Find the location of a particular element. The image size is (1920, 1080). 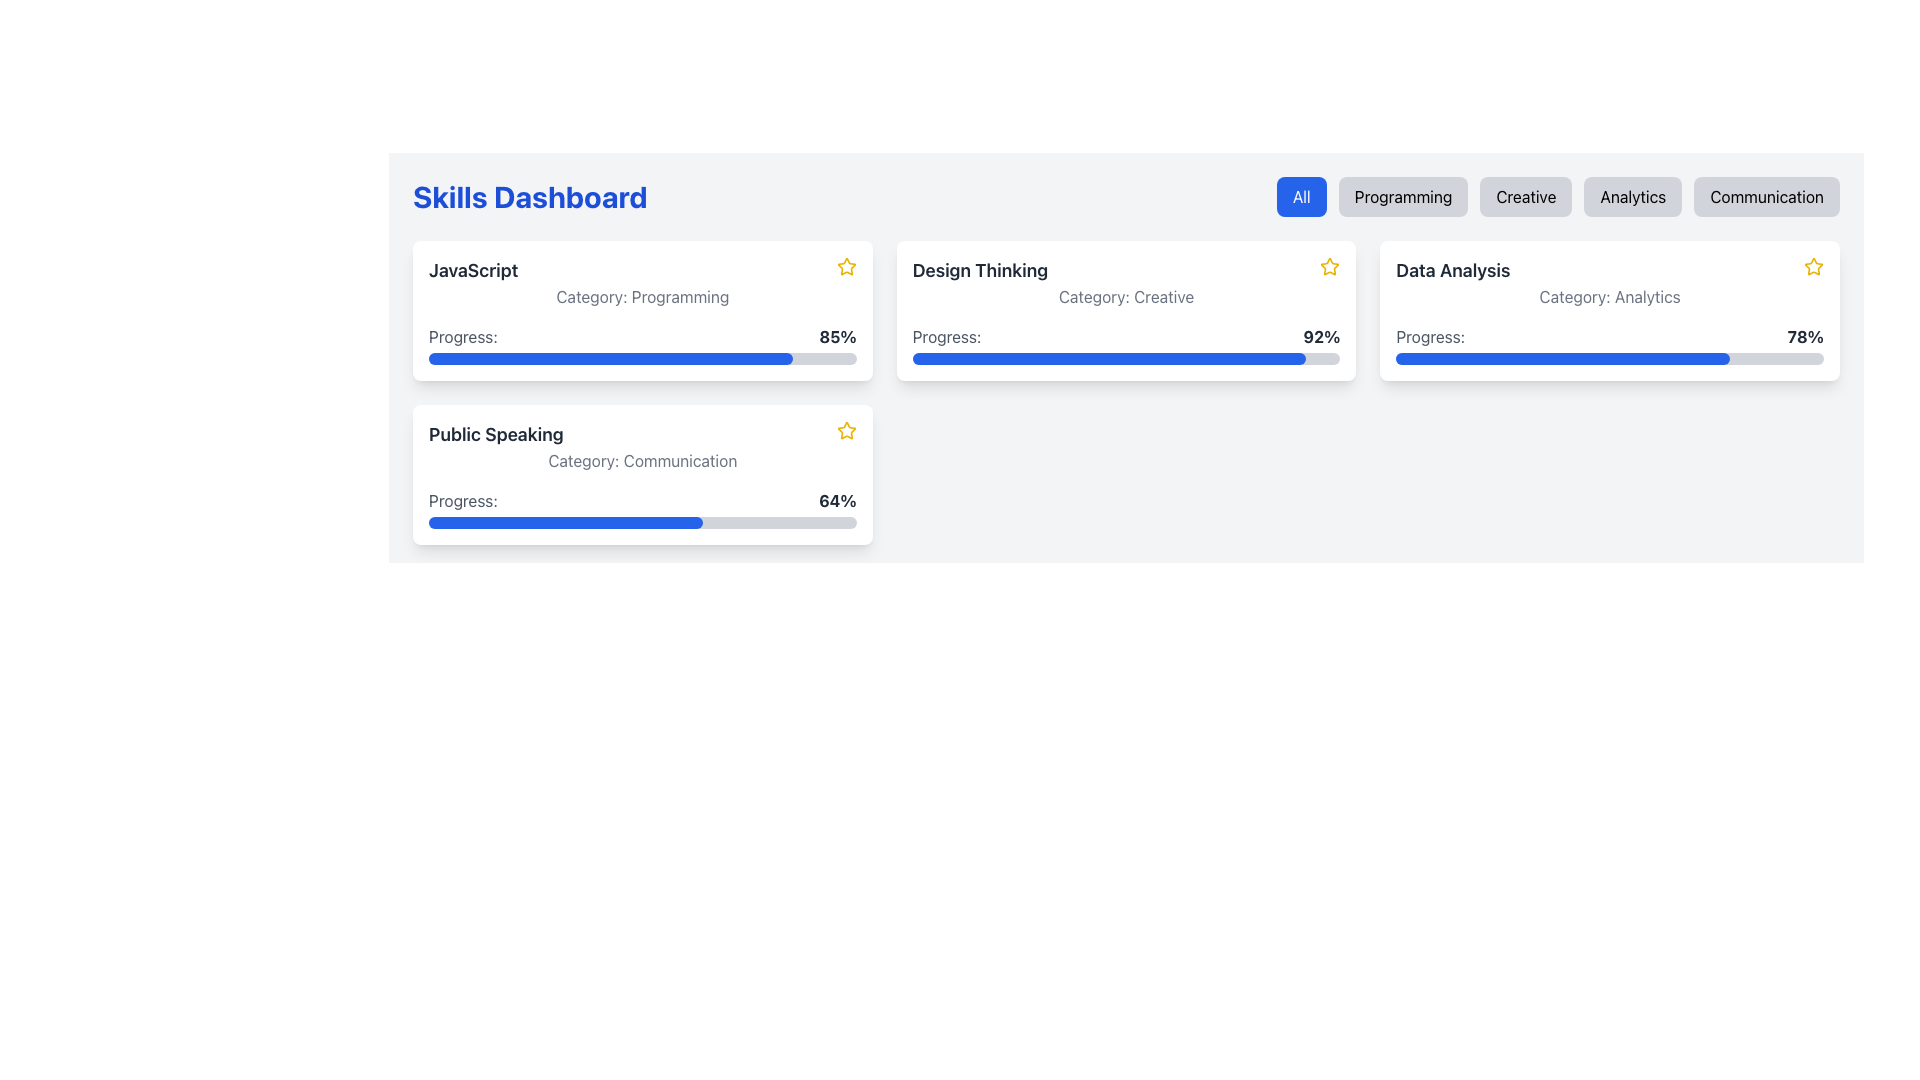

the second button from the left in the horizontal group of buttons at the top-center of the interface to filter content related to 'Programming' is located at coordinates (1402, 196).